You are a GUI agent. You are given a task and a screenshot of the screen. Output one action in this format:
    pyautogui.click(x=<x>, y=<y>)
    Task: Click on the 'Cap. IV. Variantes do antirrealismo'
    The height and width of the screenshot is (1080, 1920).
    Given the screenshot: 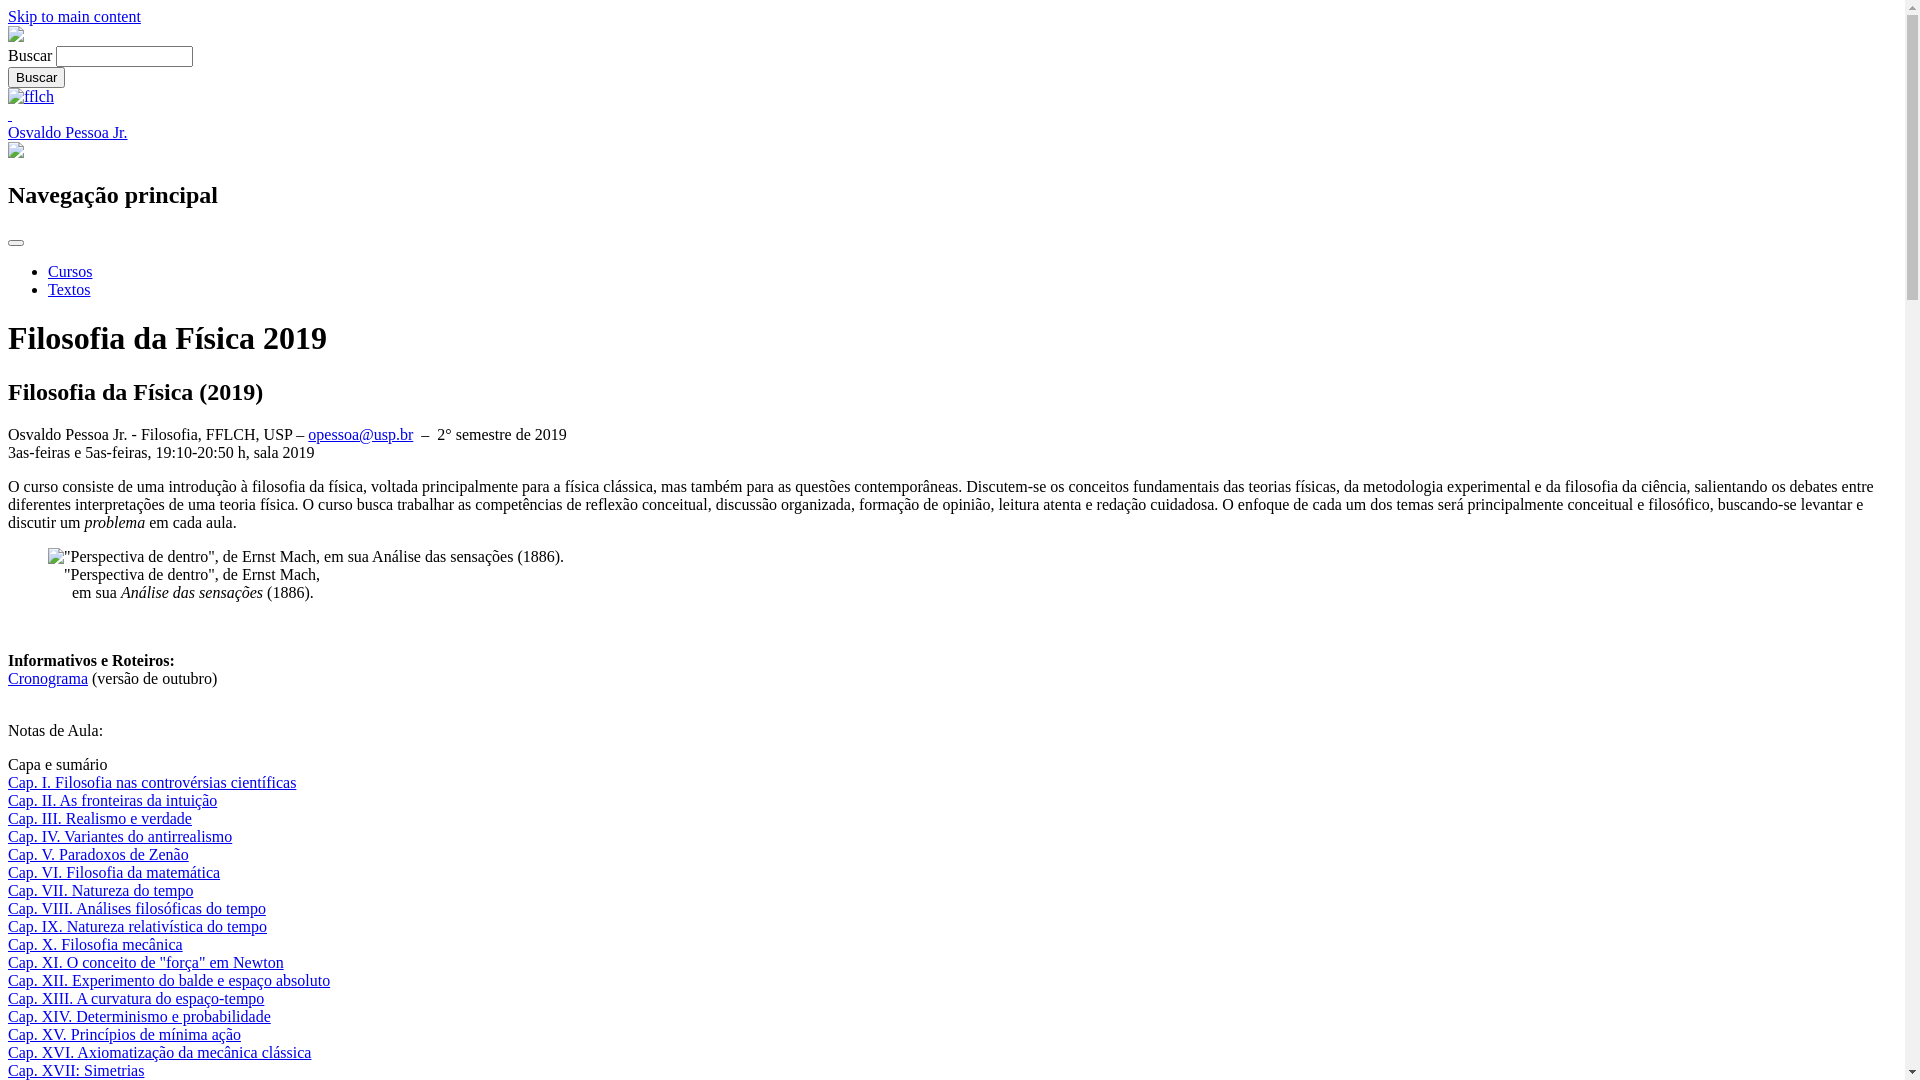 What is the action you would take?
    pyautogui.click(x=119, y=836)
    